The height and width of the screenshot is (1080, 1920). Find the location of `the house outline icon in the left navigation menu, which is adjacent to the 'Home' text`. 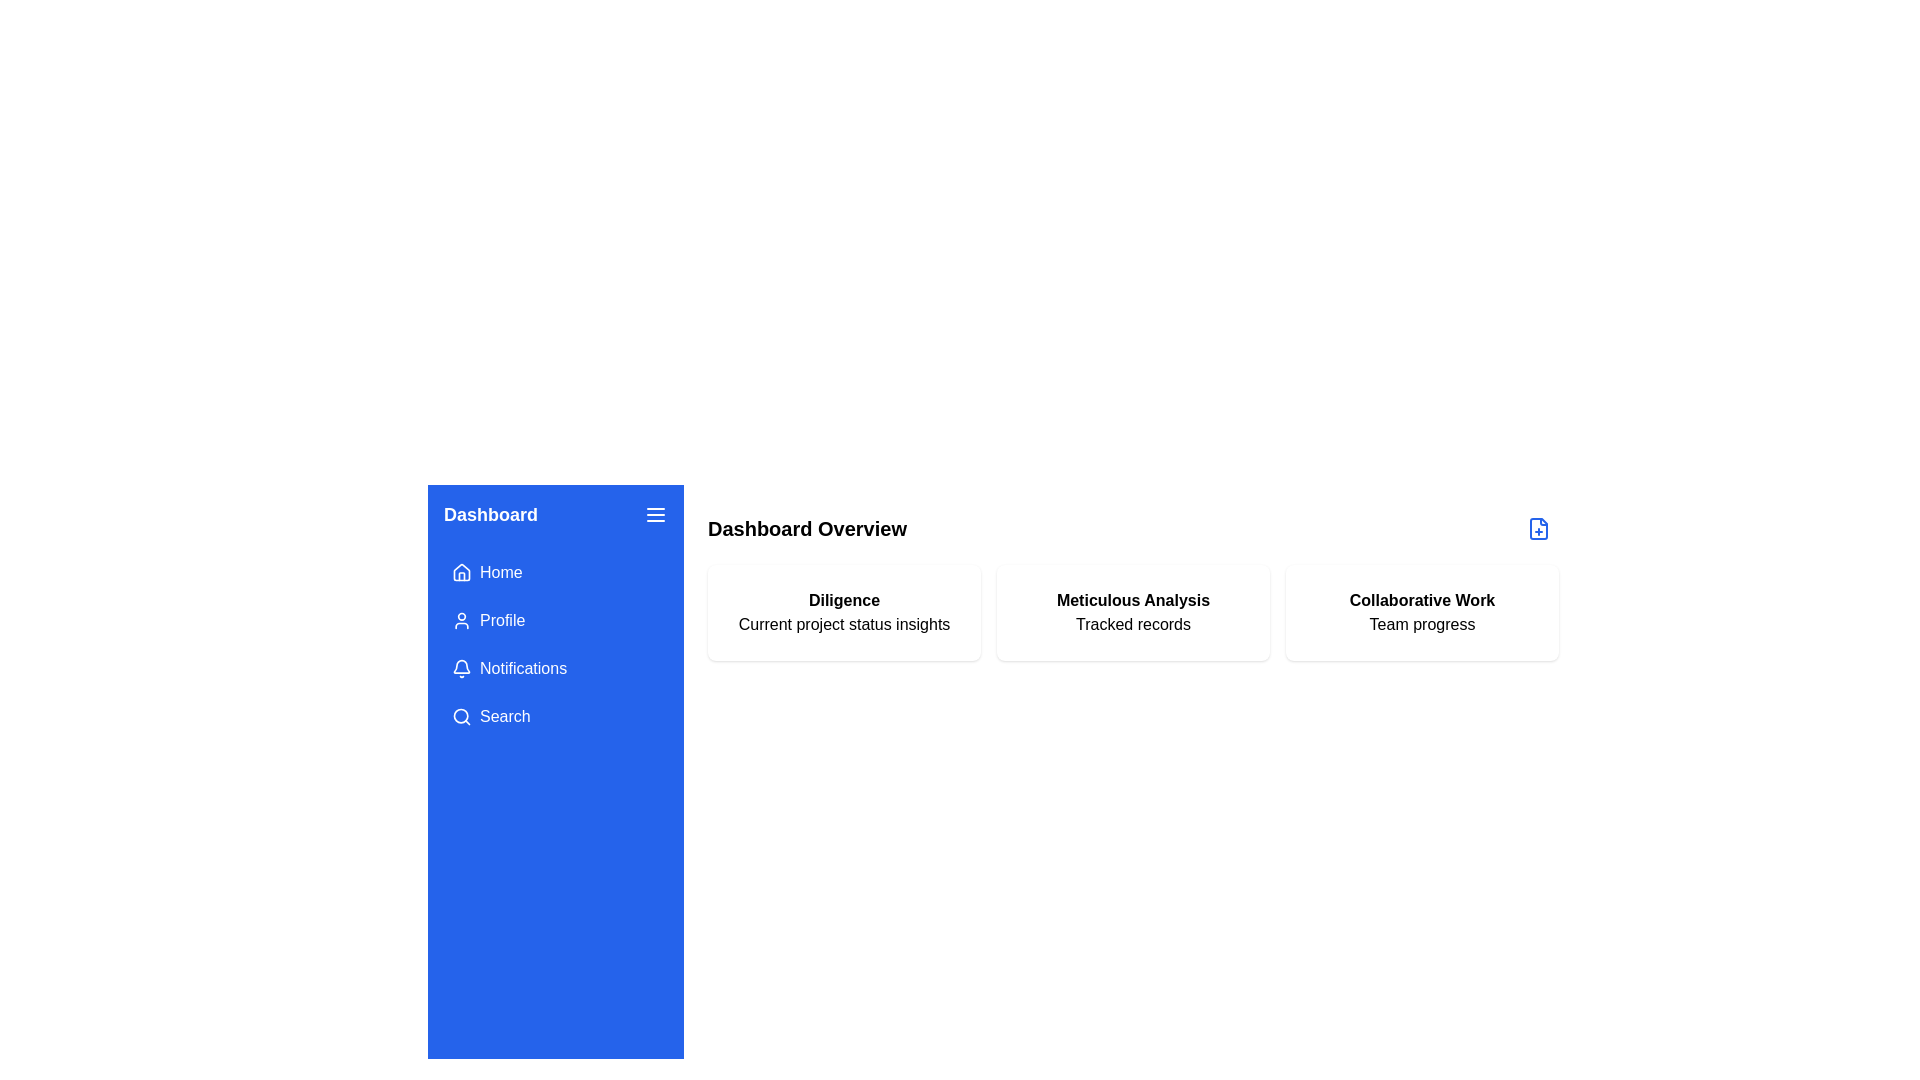

the house outline icon in the left navigation menu, which is adjacent to the 'Home' text is located at coordinates (460, 573).